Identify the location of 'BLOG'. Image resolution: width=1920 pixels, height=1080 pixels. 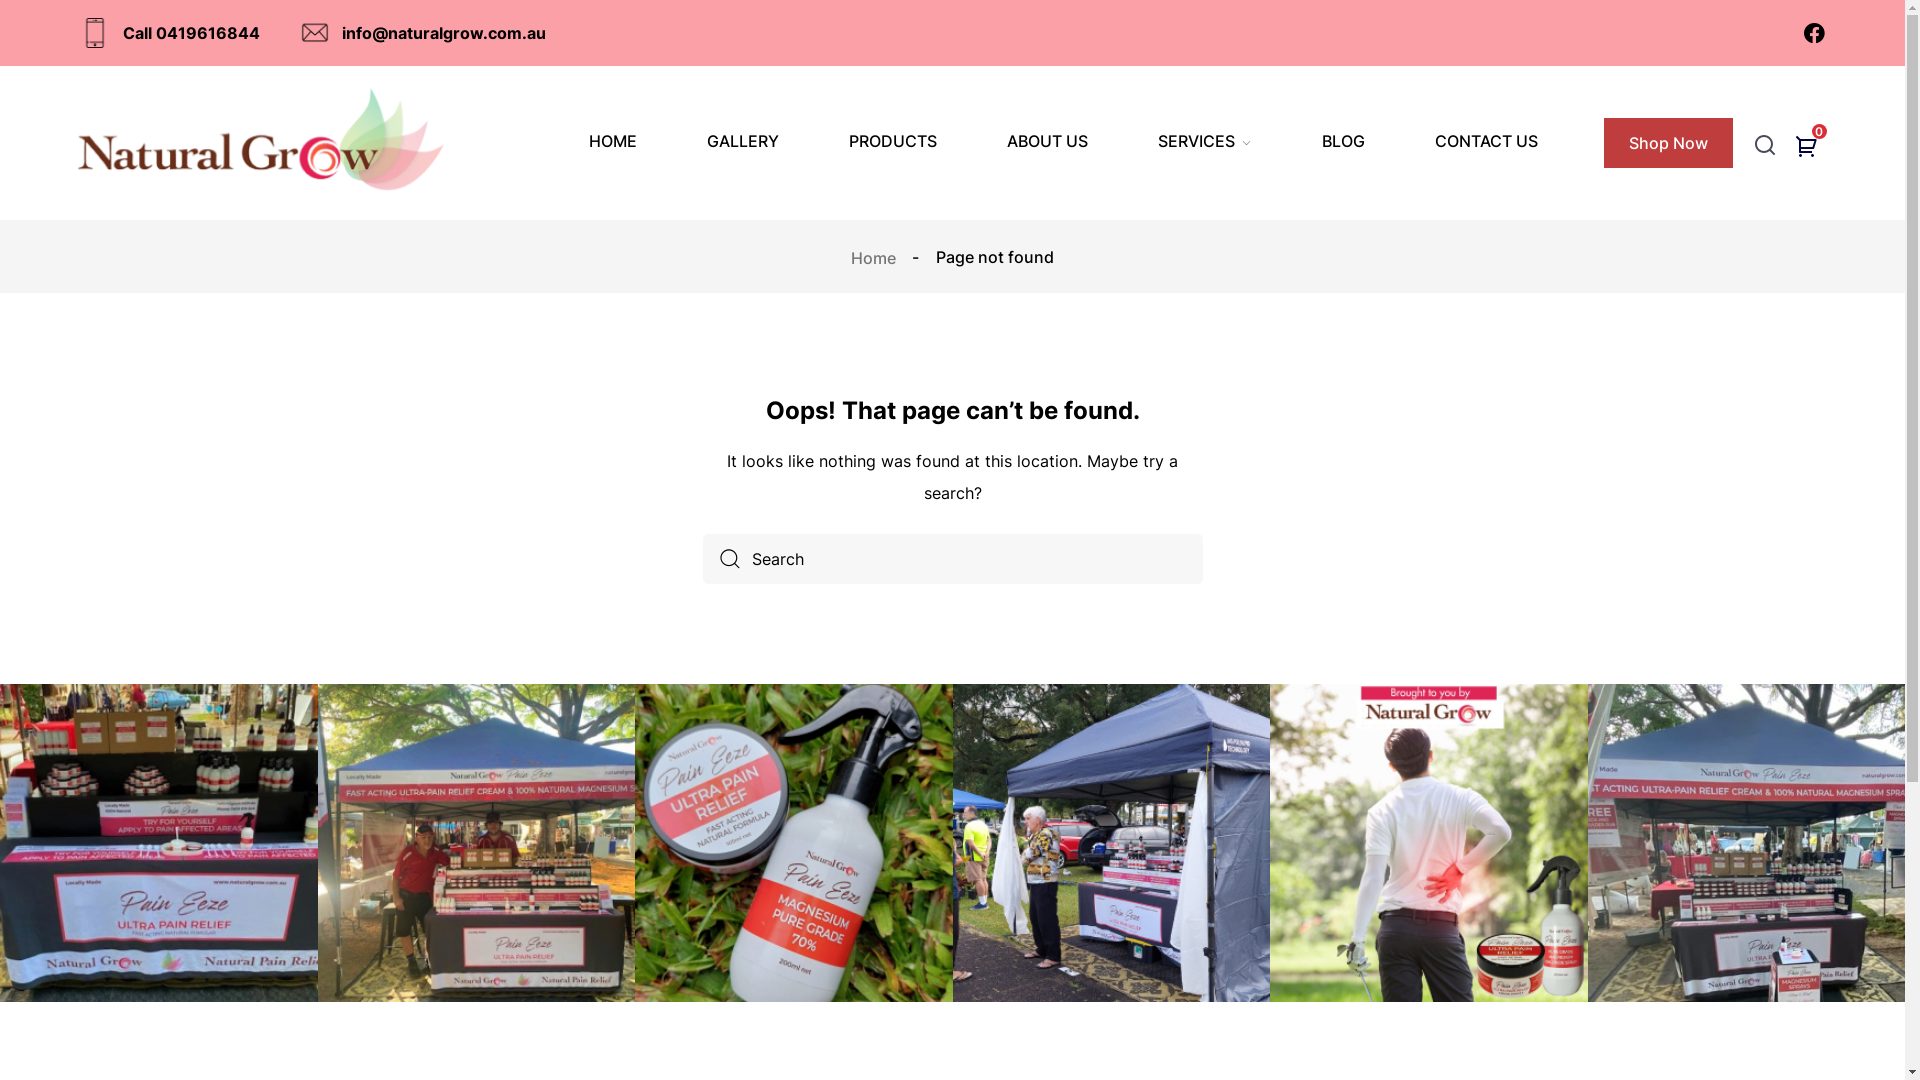
(1343, 140).